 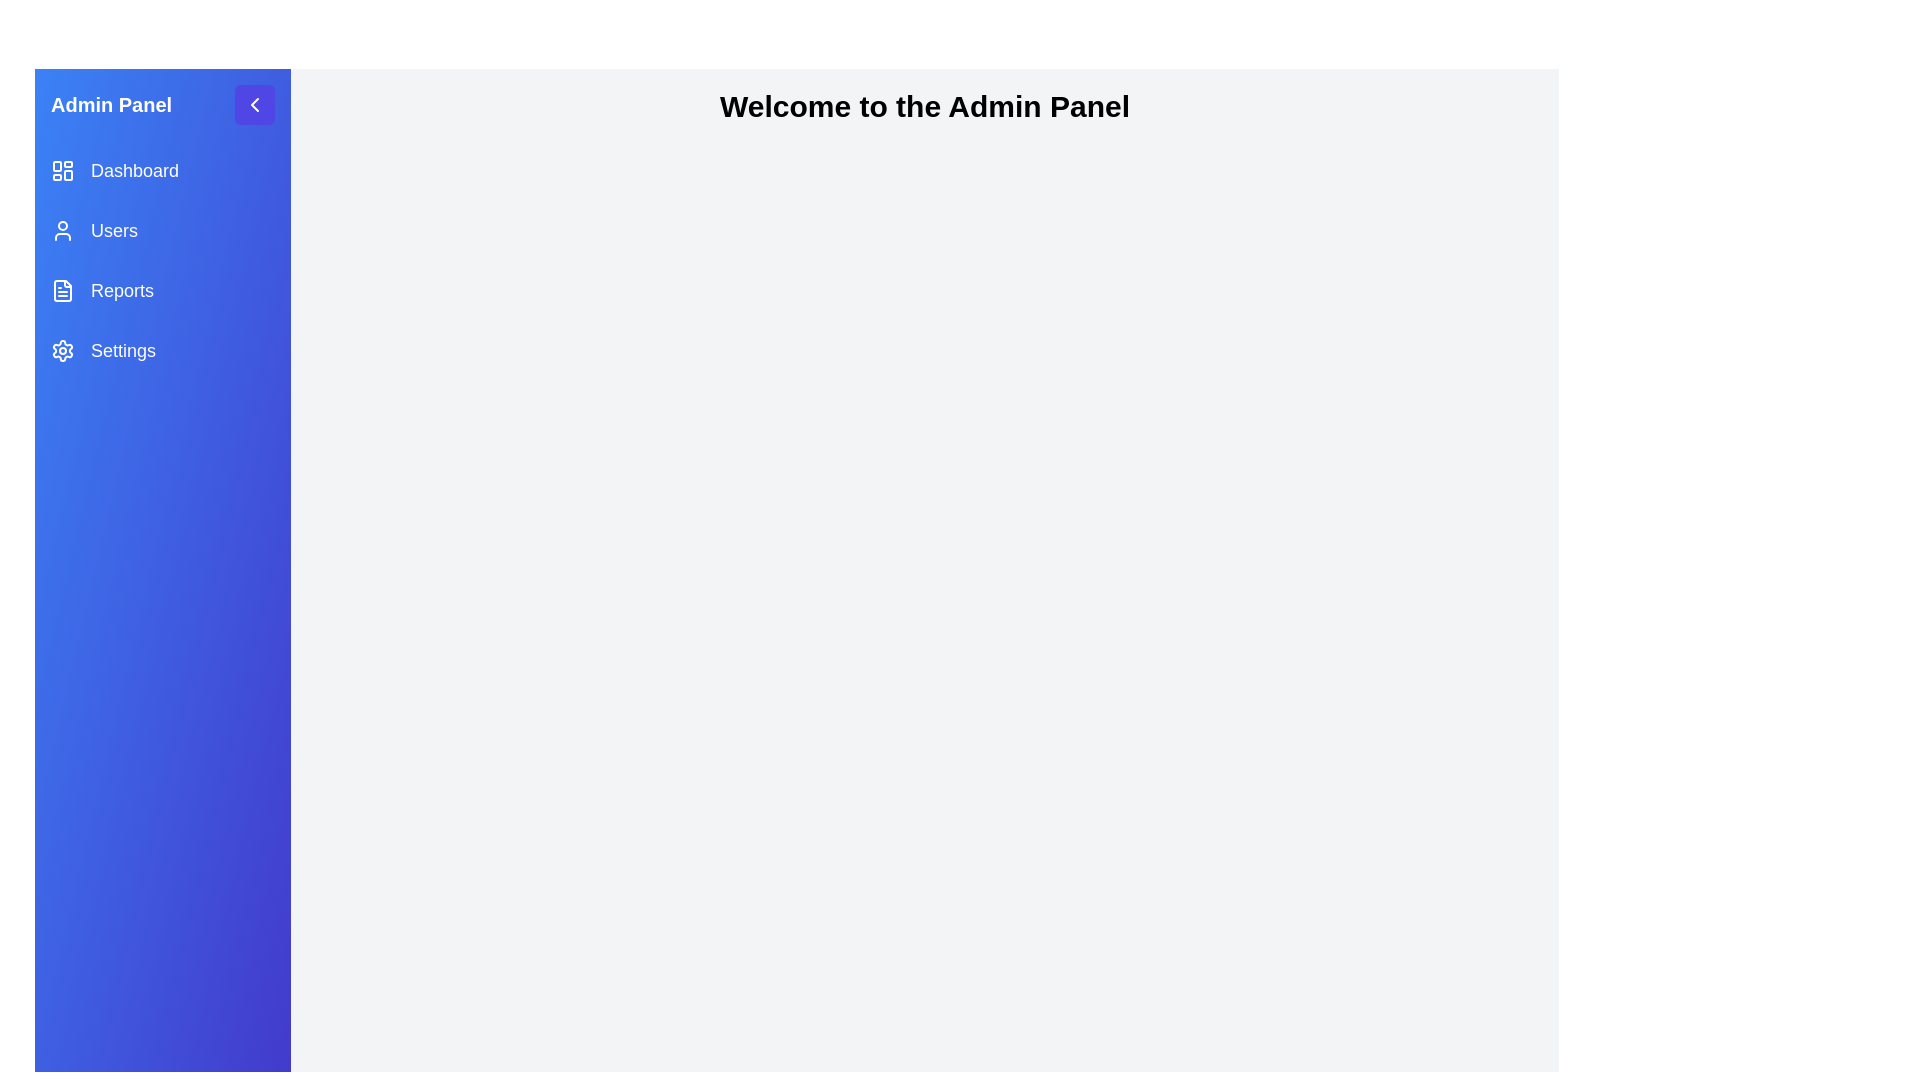 I want to click on the 'Users' menu icon located in the left sidebar, which is positioned to the left of the 'Users' text, so click(x=62, y=230).